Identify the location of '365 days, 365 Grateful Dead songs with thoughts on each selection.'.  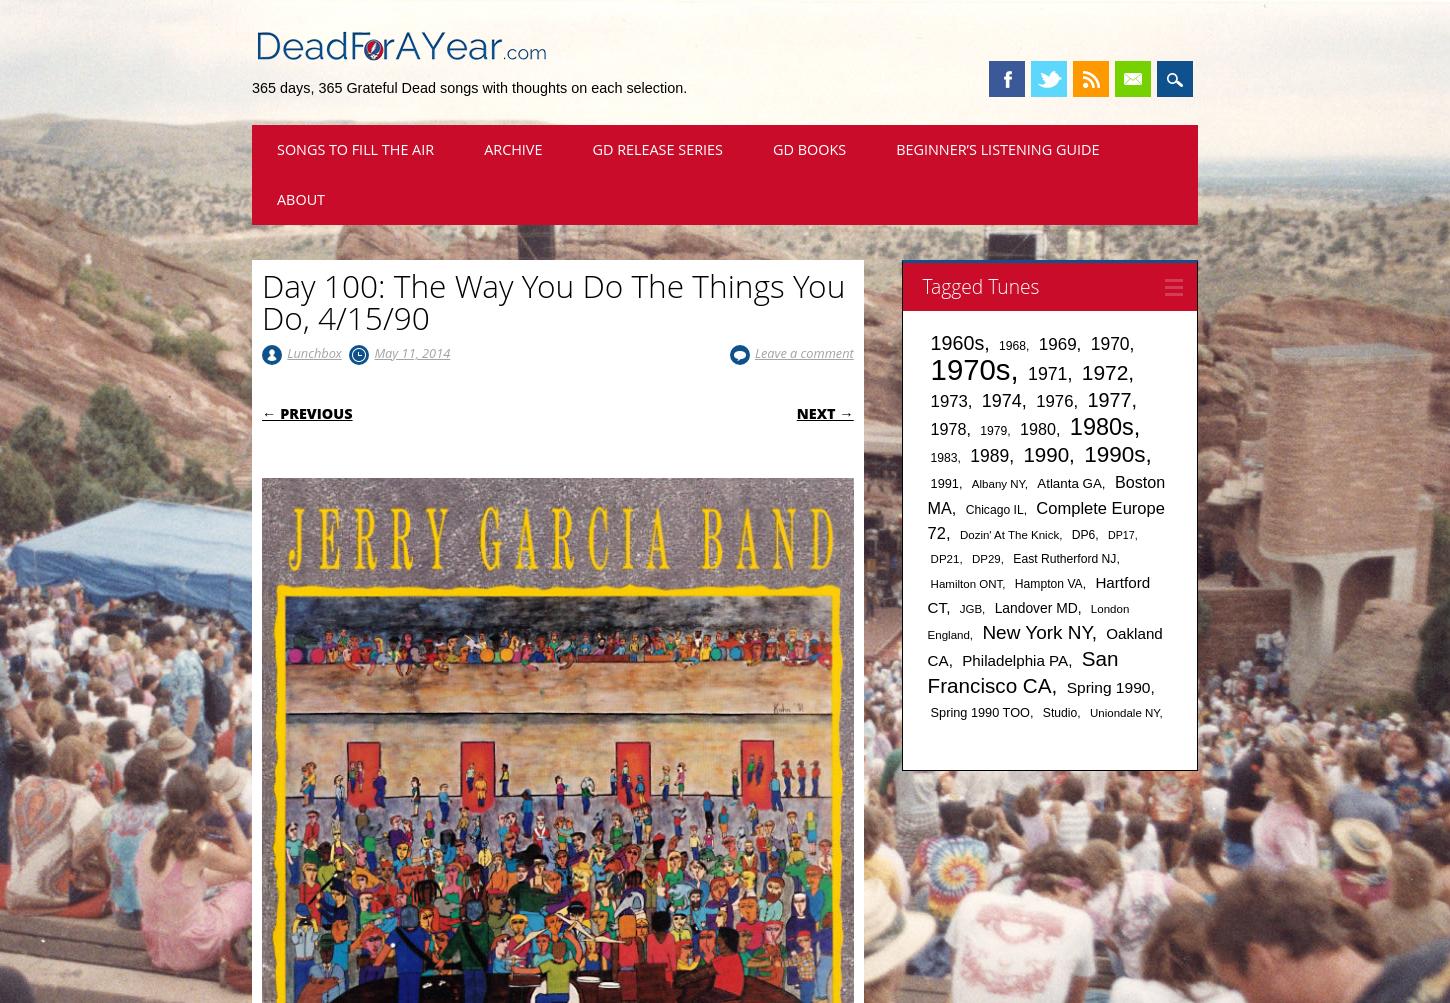
(468, 87).